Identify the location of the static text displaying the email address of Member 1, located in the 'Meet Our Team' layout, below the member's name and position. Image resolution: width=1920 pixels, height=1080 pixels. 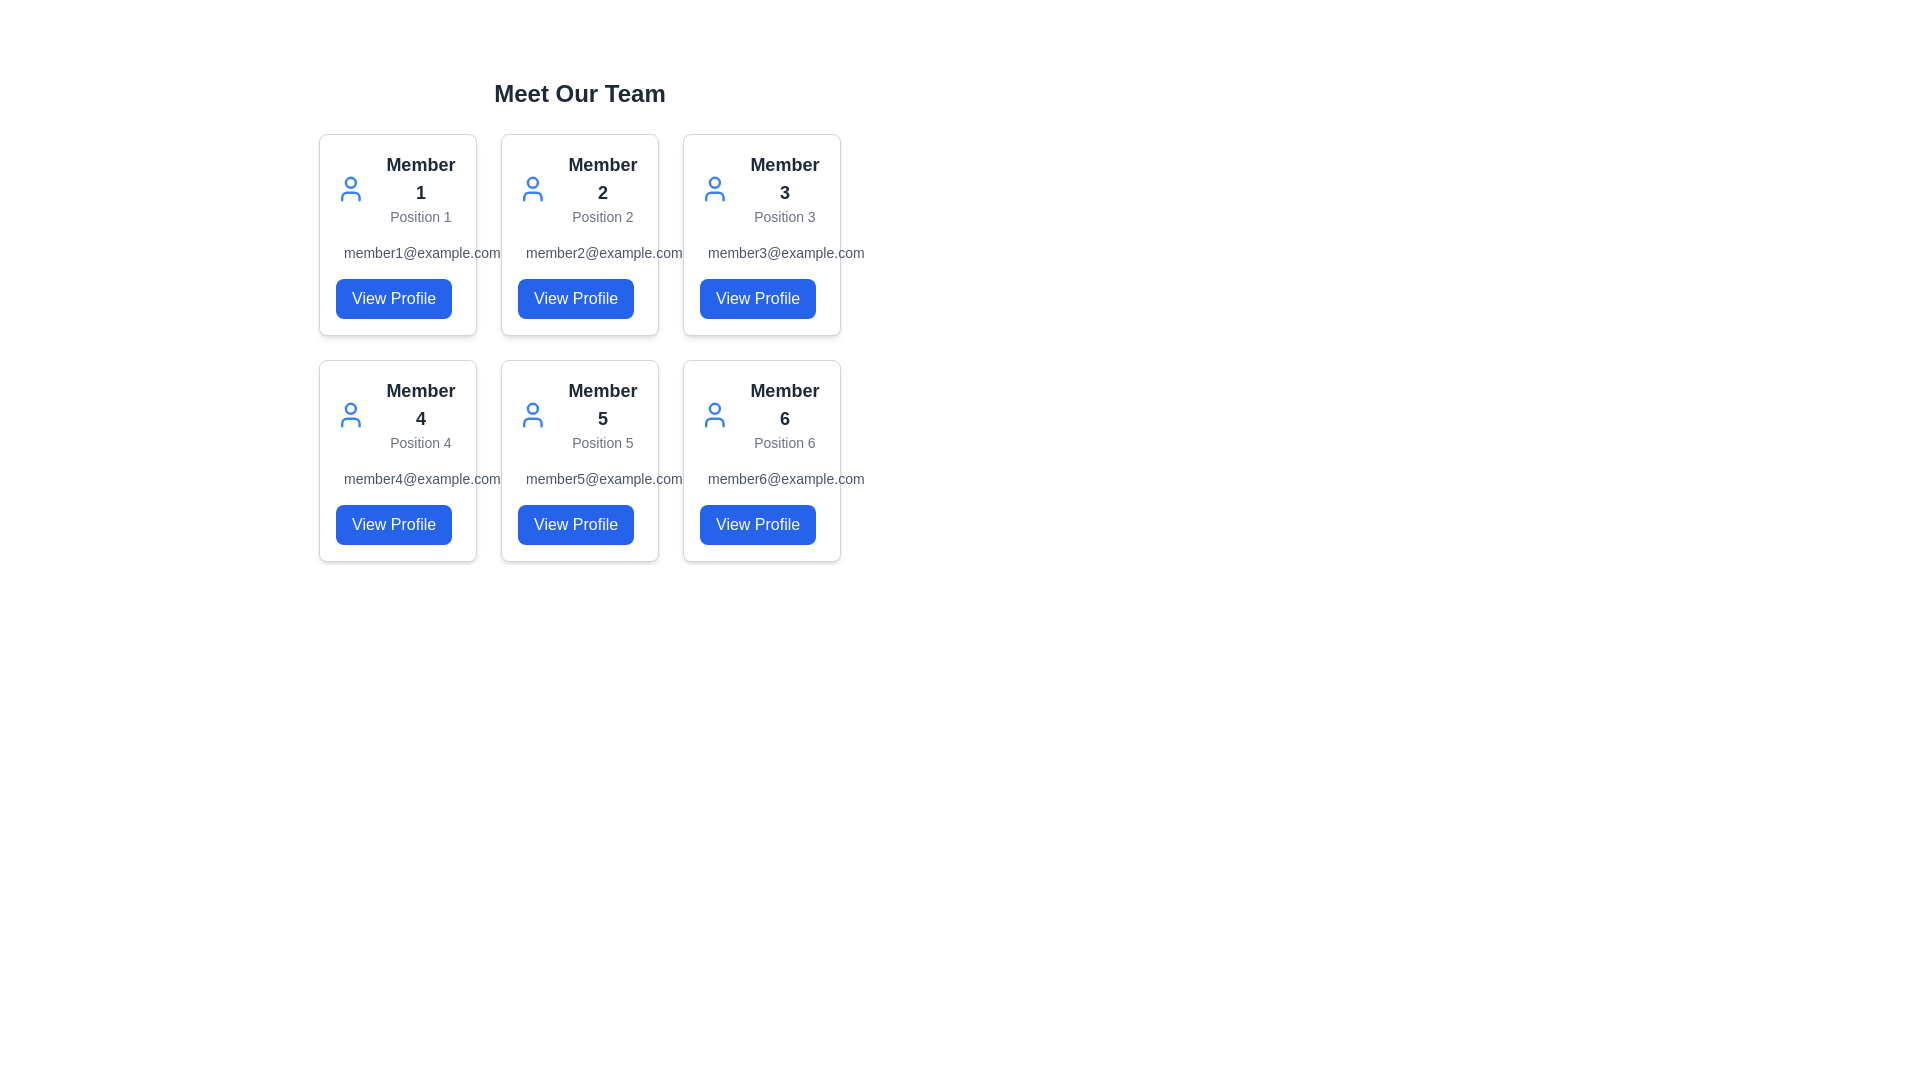
(398, 252).